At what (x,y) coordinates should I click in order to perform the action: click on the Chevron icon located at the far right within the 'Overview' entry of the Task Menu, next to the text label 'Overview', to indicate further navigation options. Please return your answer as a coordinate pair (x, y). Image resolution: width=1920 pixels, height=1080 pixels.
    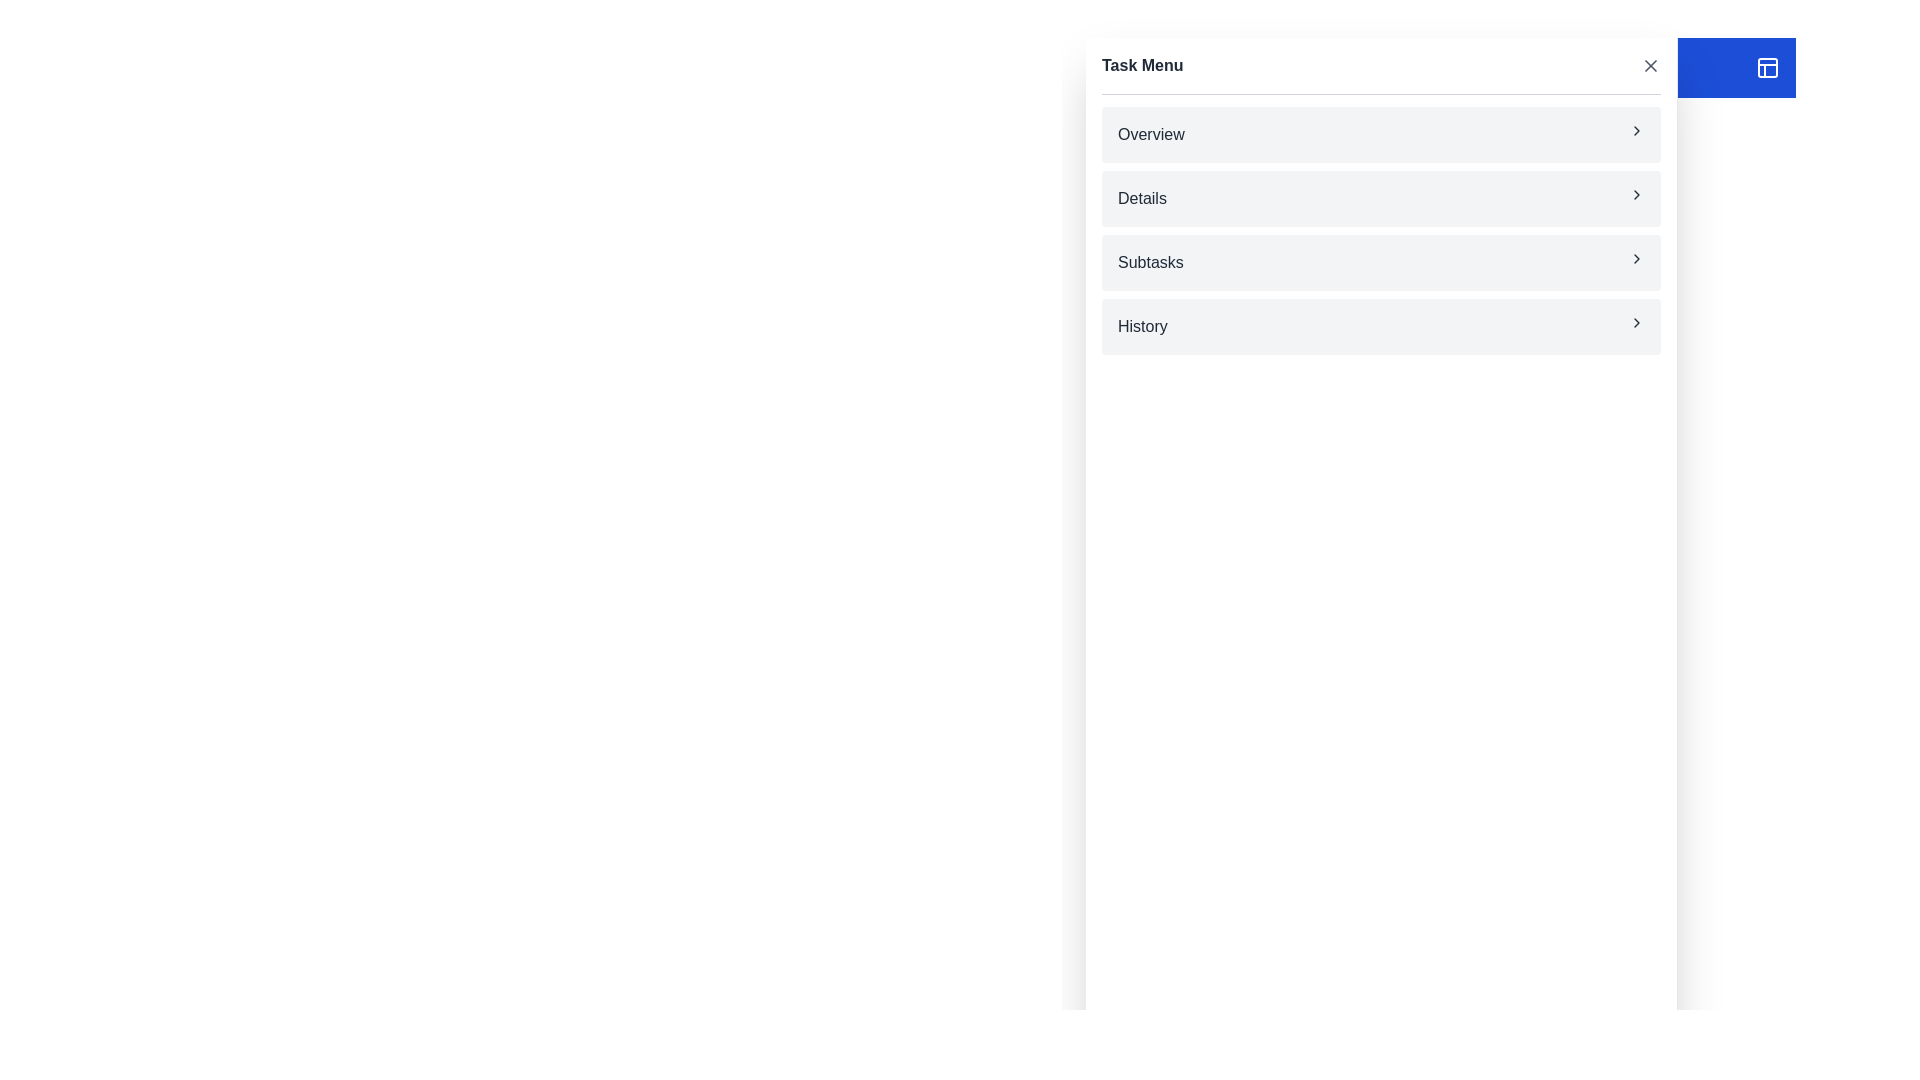
    Looking at the image, I should click on (1636, 131).